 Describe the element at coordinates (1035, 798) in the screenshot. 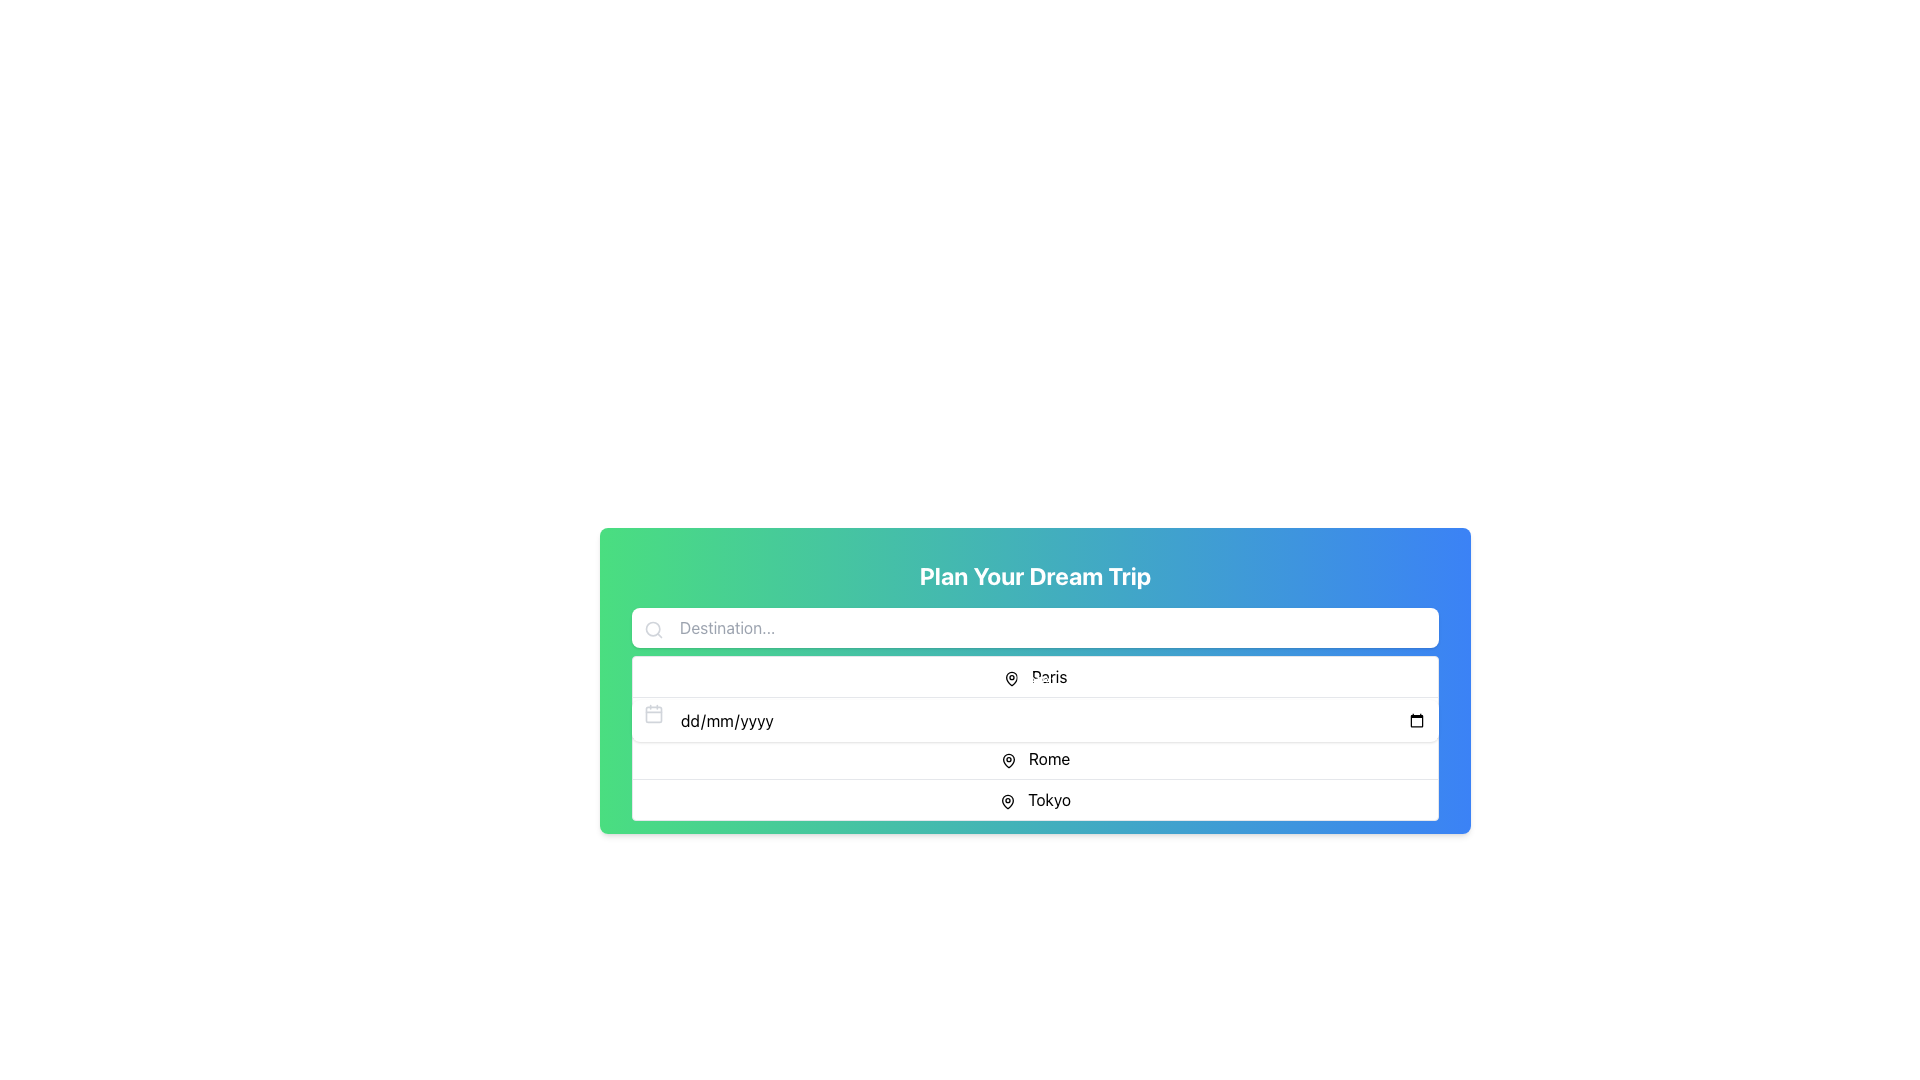

I see `the fourth selectable option in the dropdown menu` at that location.